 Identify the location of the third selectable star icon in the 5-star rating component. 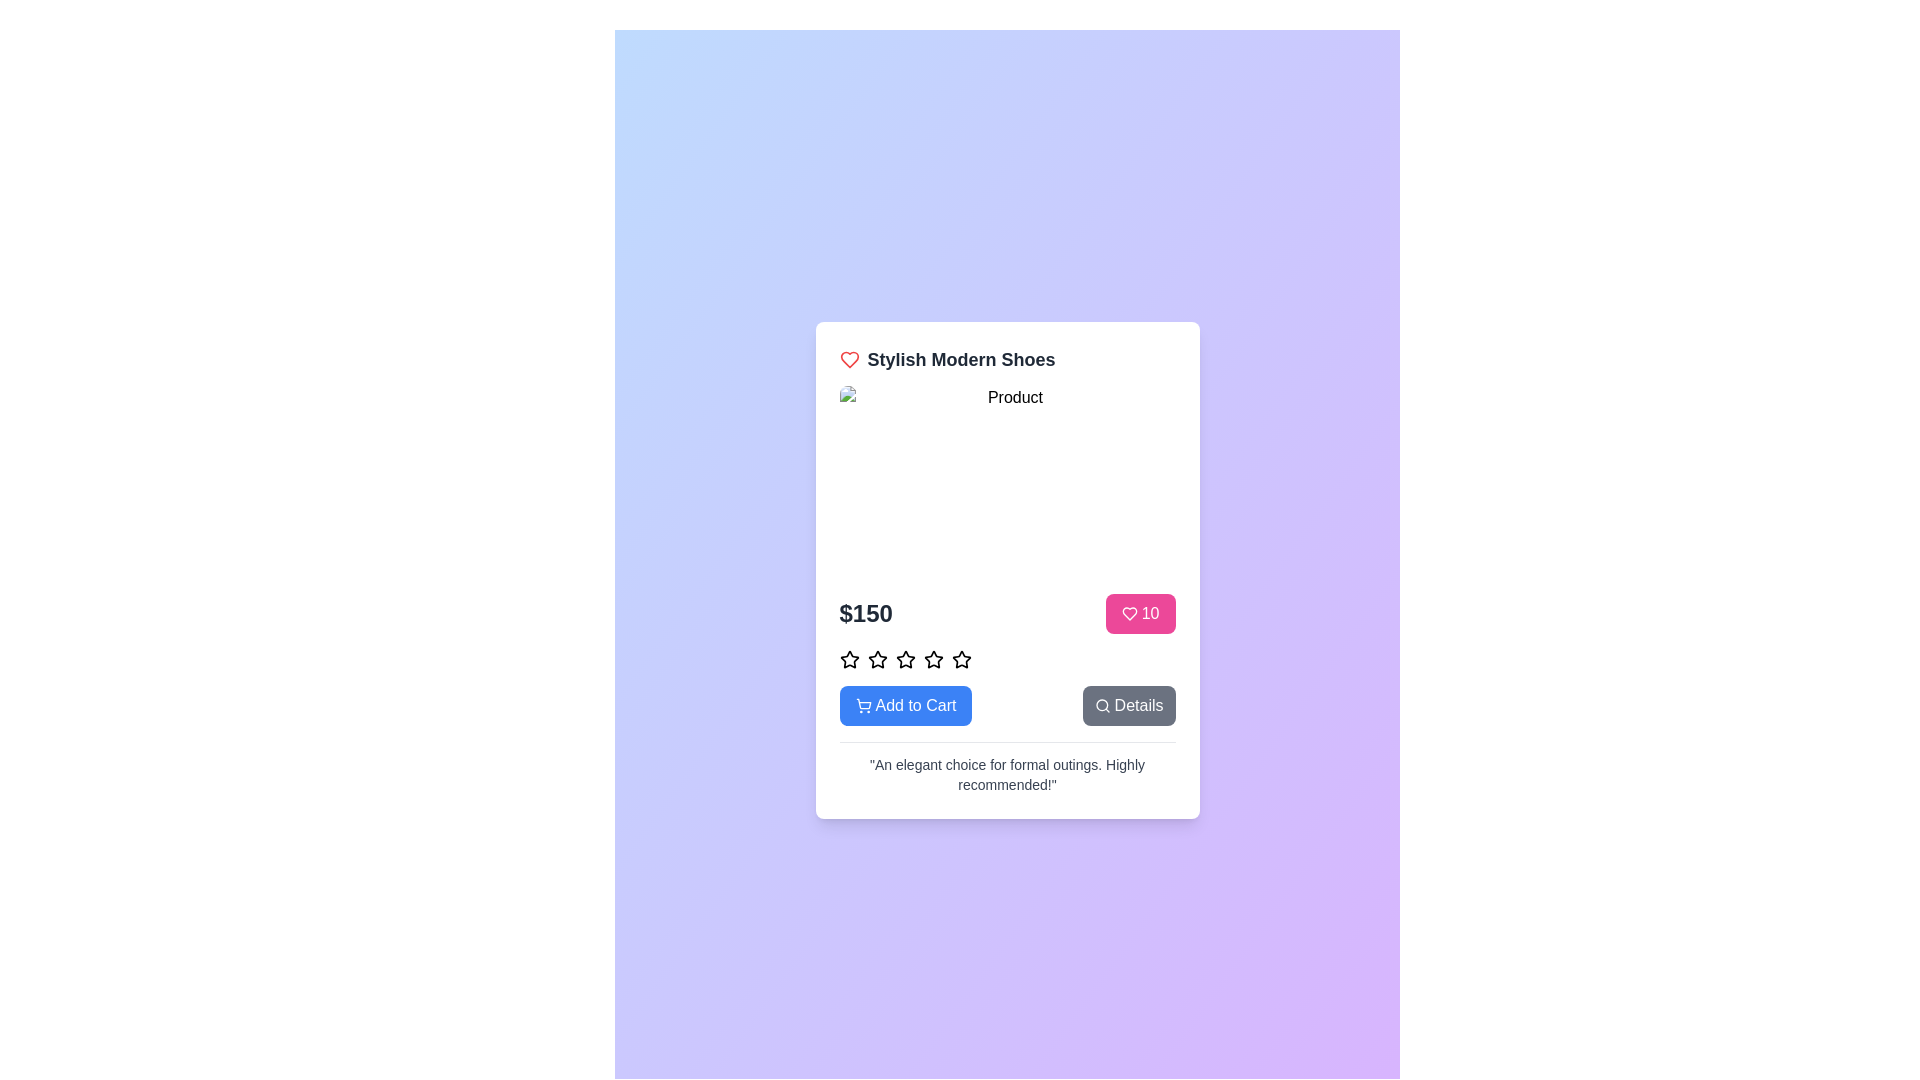
(904, 659).